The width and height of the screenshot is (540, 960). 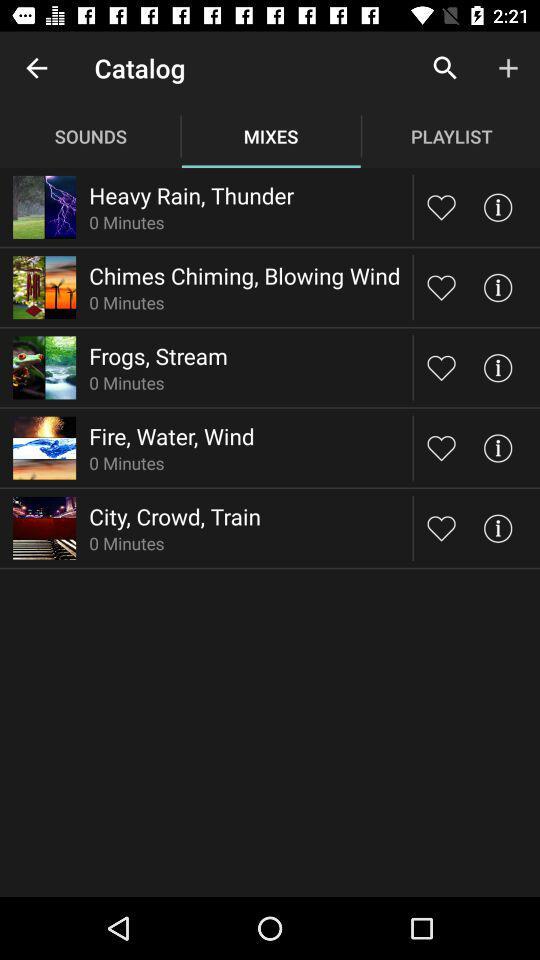 What do you see at coordinates (36, 68) in the screenshot?
I see `icon next to catalog app` at bounding box center [36, 68].